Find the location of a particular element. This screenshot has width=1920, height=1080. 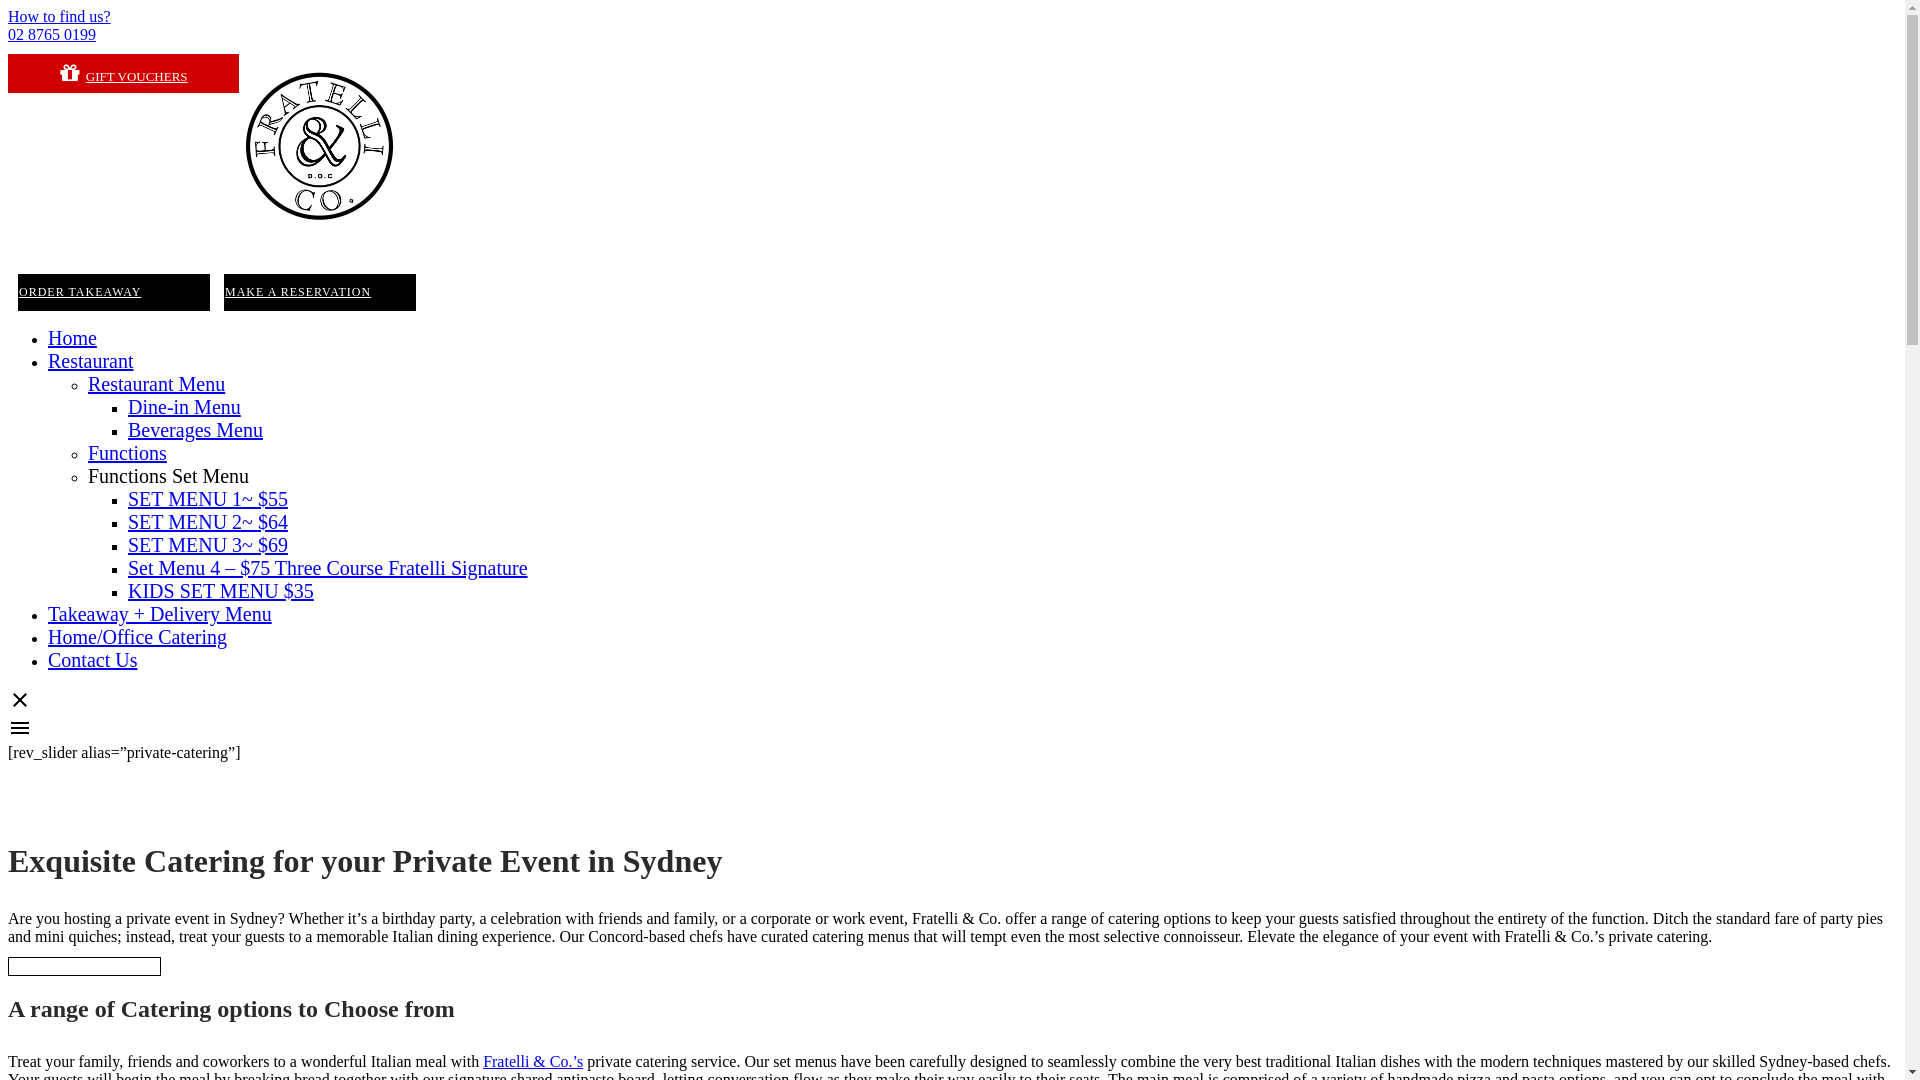

'SET MENU 2~ $64' is located at coordinates (207, 520).